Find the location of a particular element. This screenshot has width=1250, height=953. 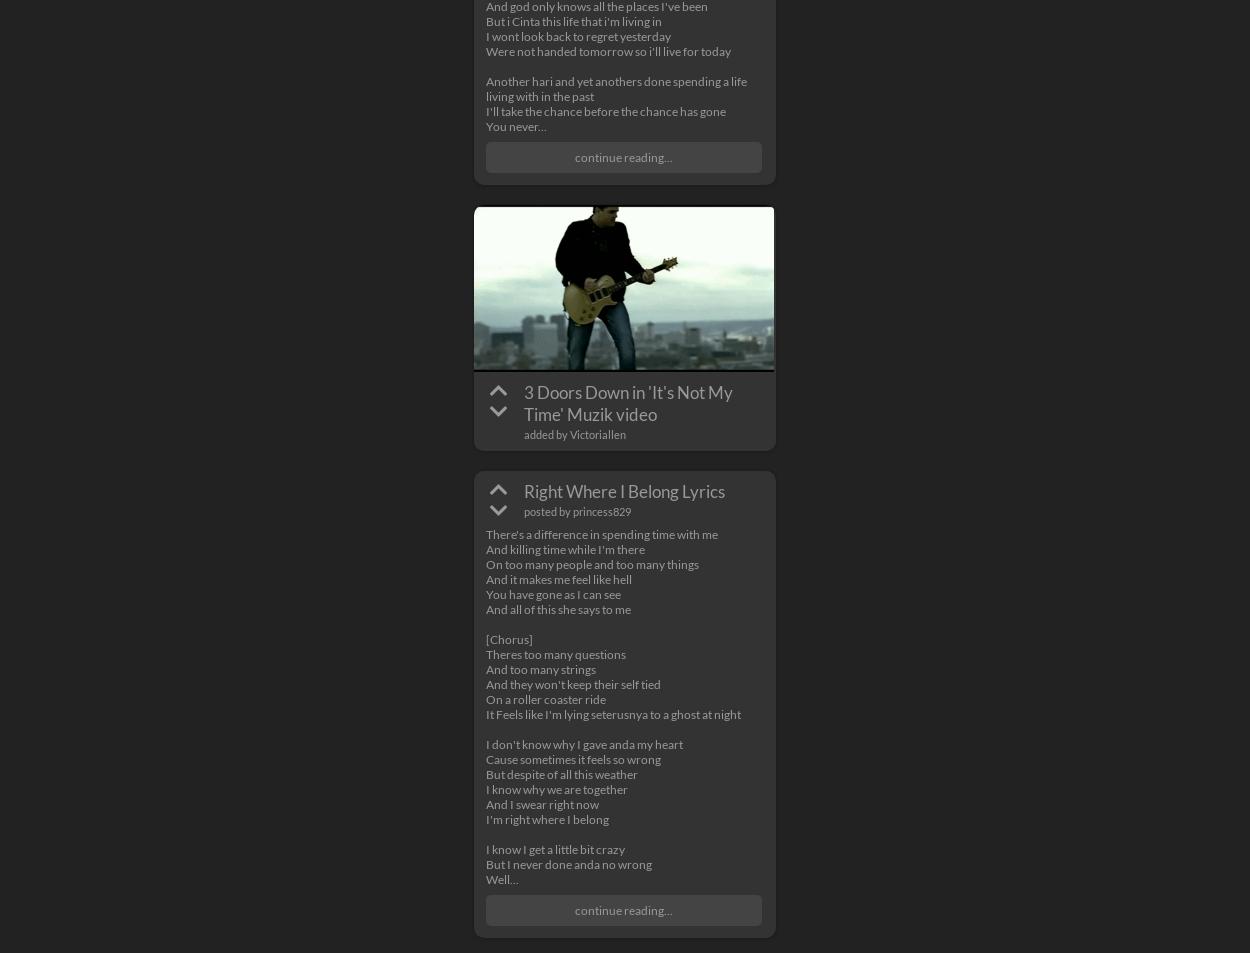

'But I never done anda no wrong' is located at coordinates (568, 864).